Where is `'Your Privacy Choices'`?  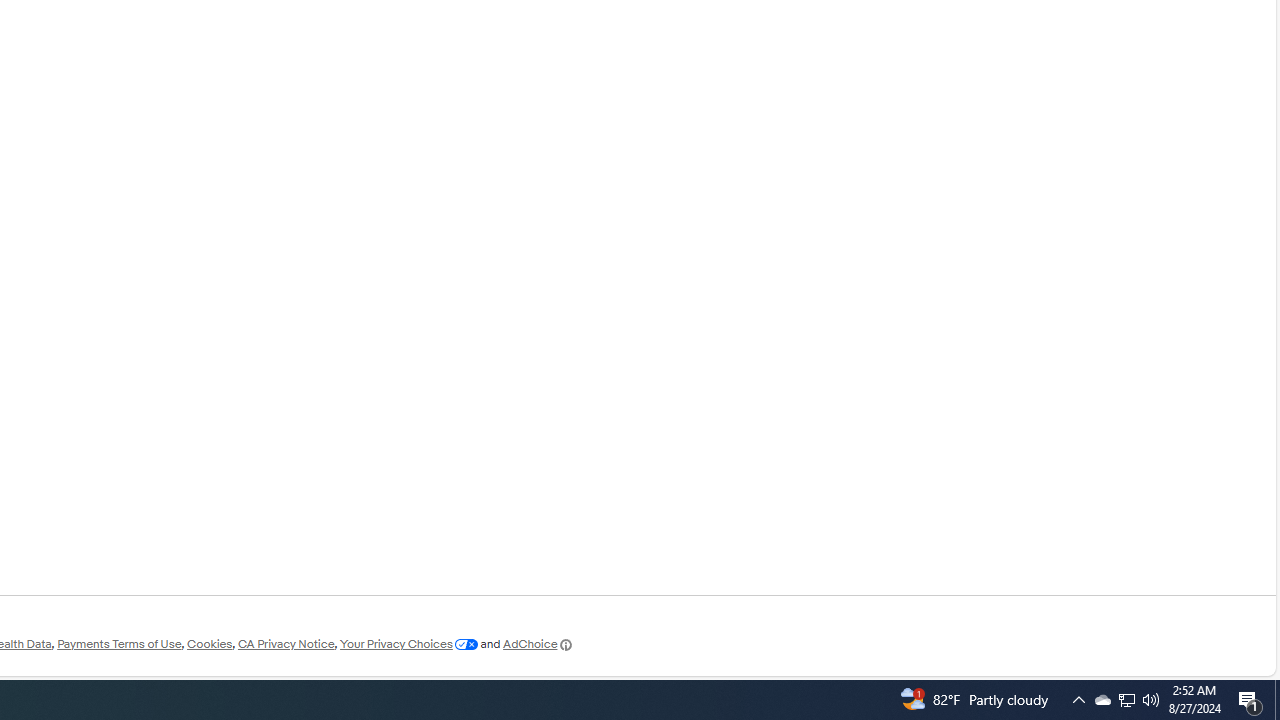 'Your Privacy Choices' is located at coordinates (407, 644).